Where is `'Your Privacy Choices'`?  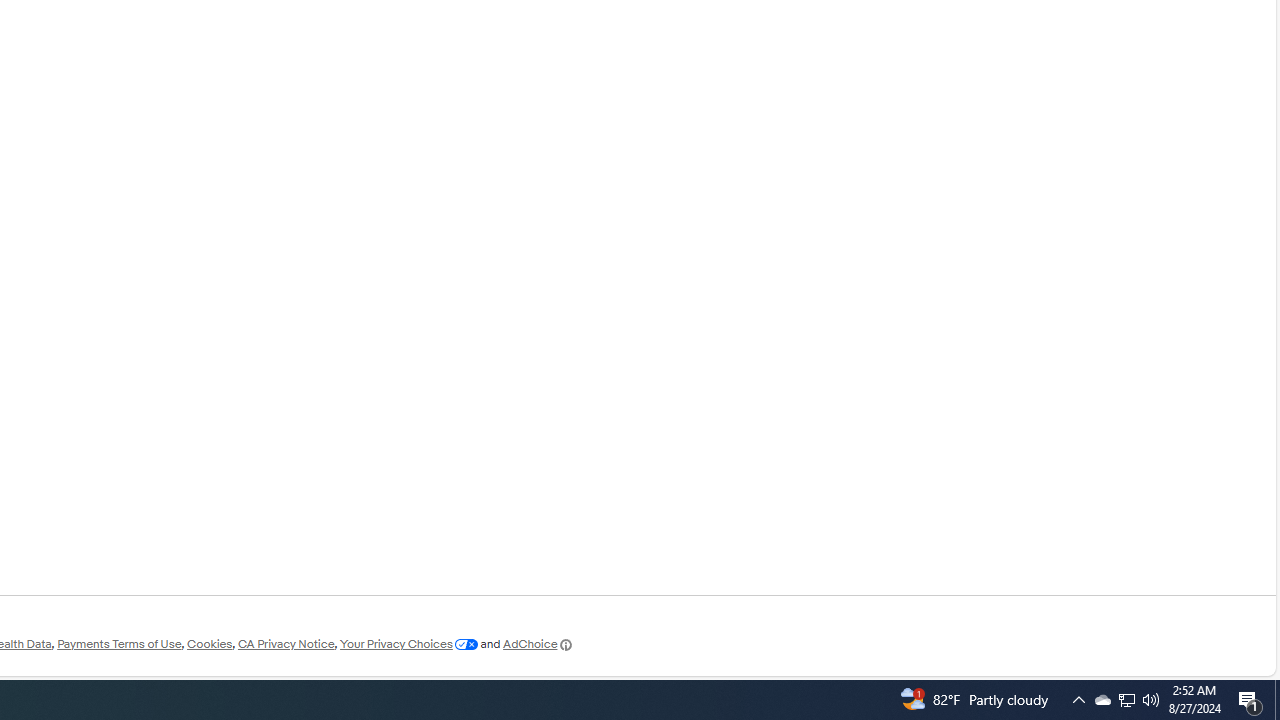 'Your Privacy Choices' is located at coordinates (407, 644).